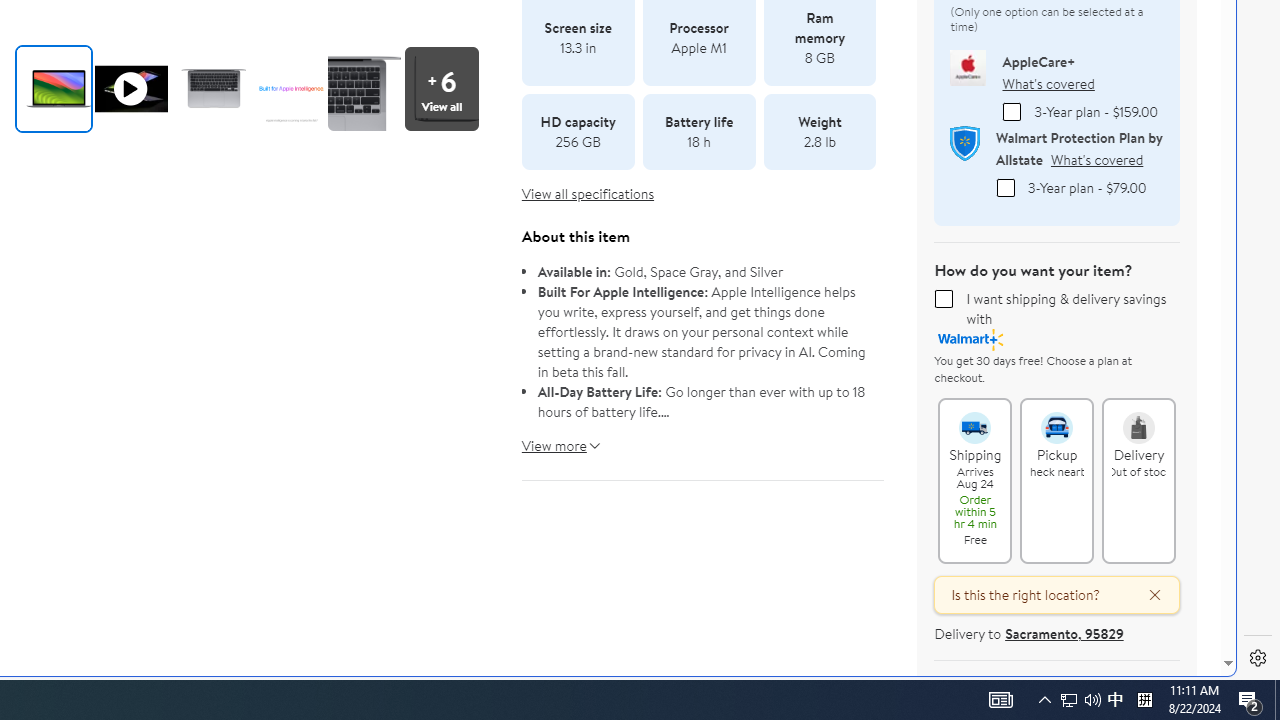 This screenshot has width=1280, height=720. I want to click on 'View all media', so click(440, 87).